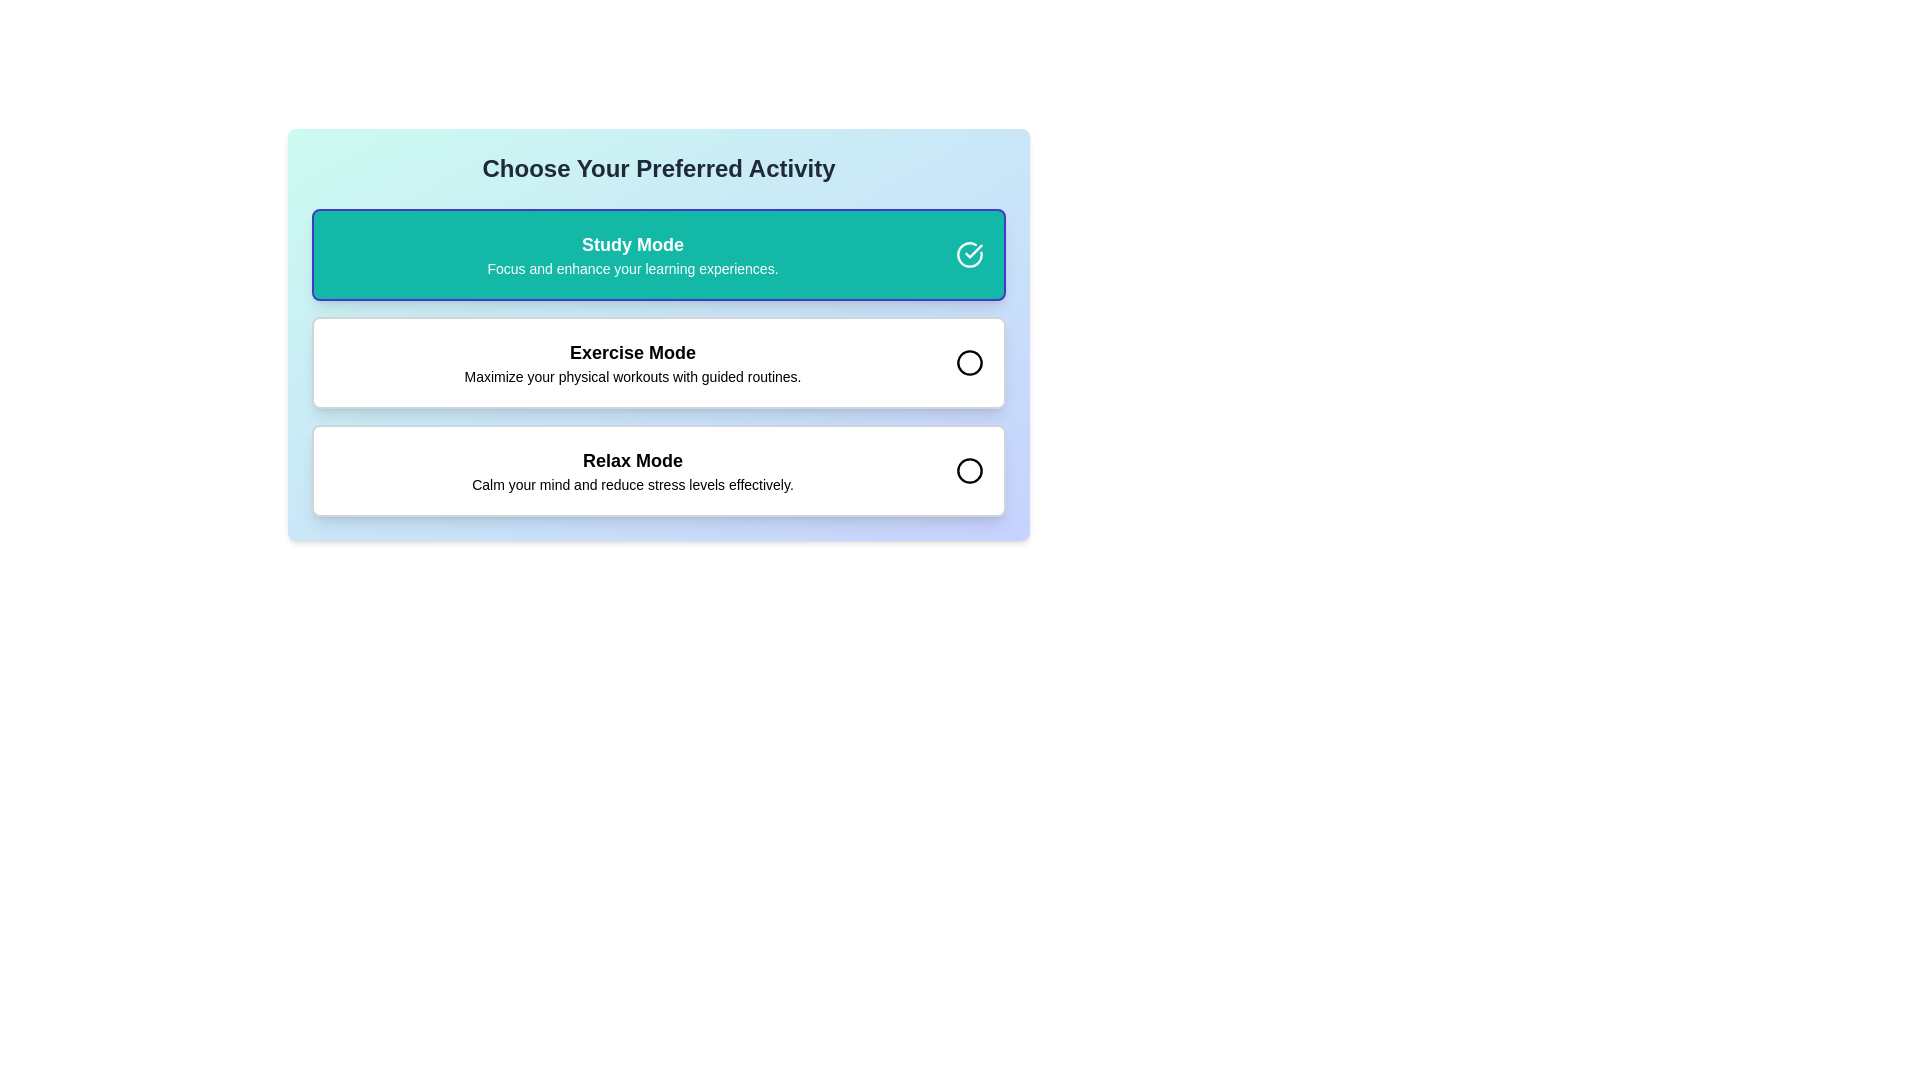  I want to click on the 'Study Mode' Text block element, which is centrally located in the teal-colored rectangular section of the topmost choice box in the vertical list titled 'Choose Your Preferred Activity.', so click(632, 253).